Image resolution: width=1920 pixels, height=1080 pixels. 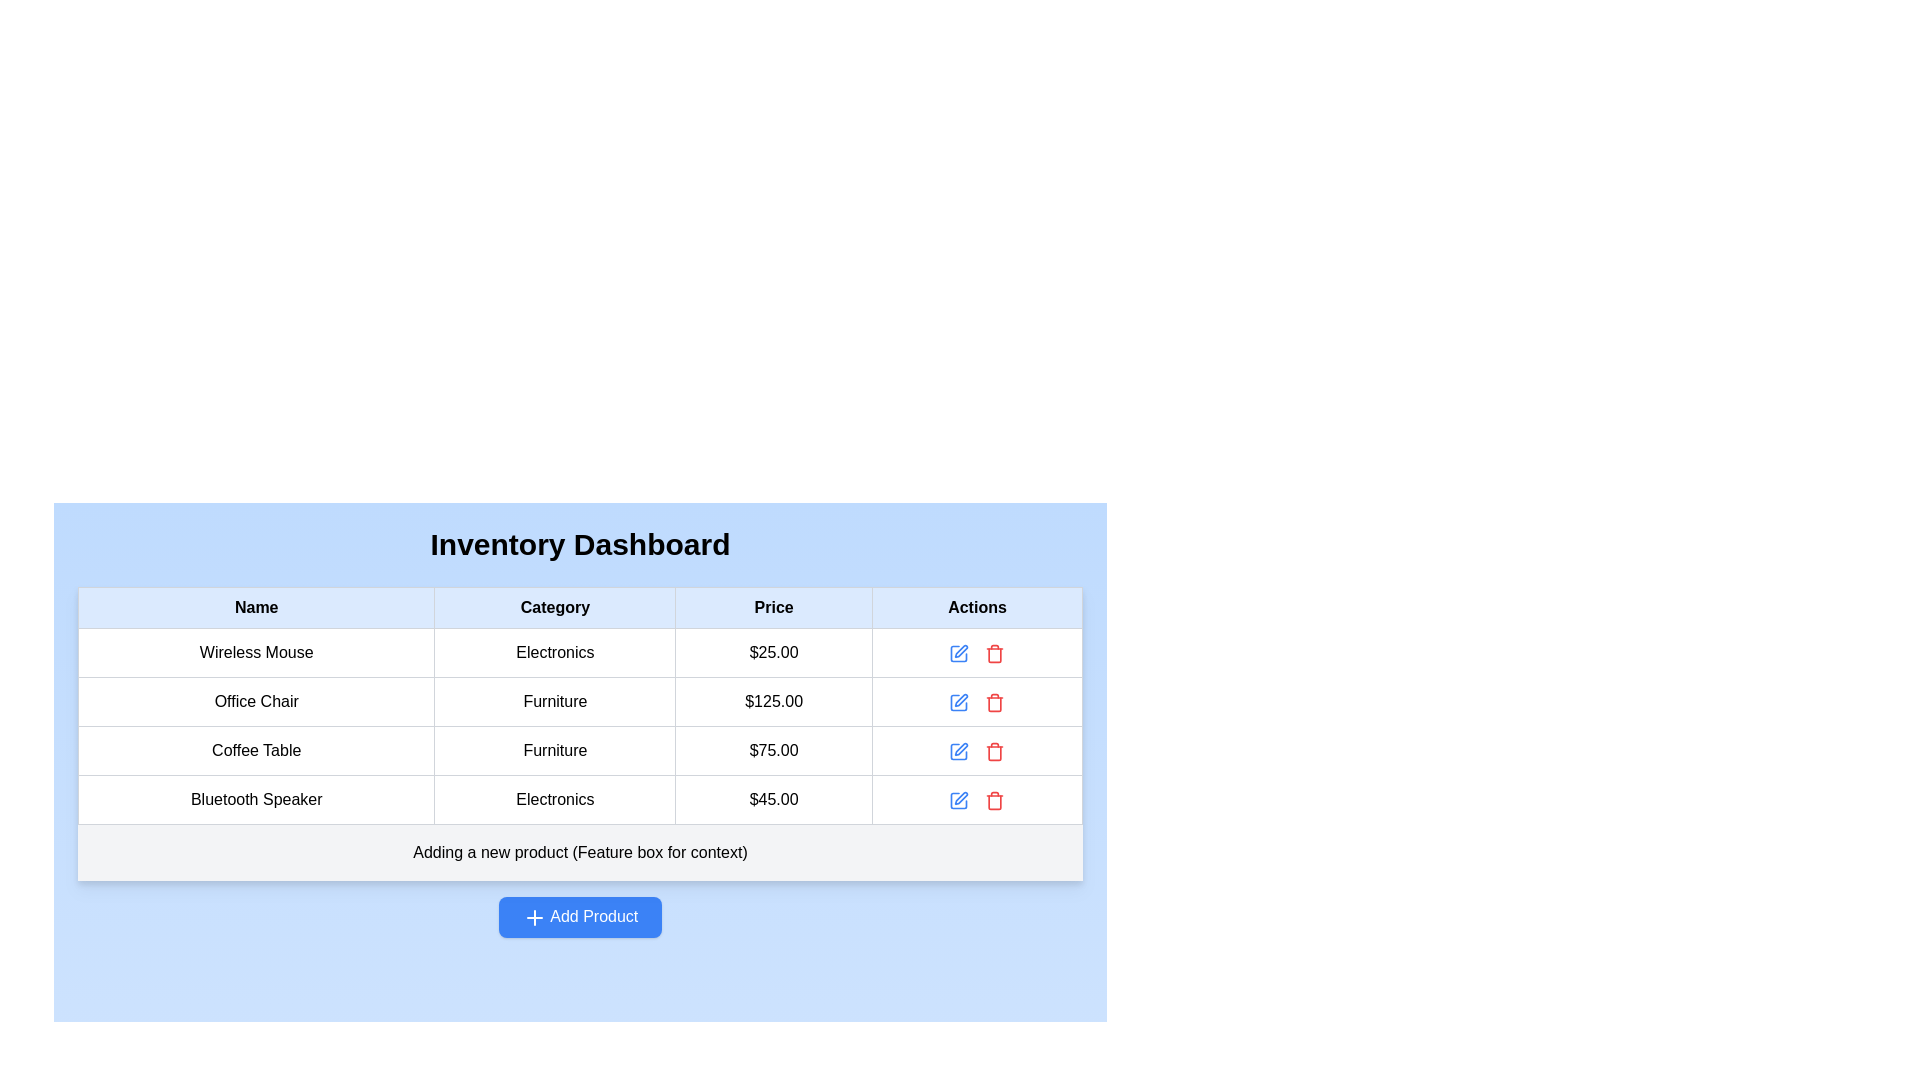 I want to click on the edit icon button in the 'Actions' column for the 'Coffee Table' row to initiate the edit action, so click(x=958, y=751).